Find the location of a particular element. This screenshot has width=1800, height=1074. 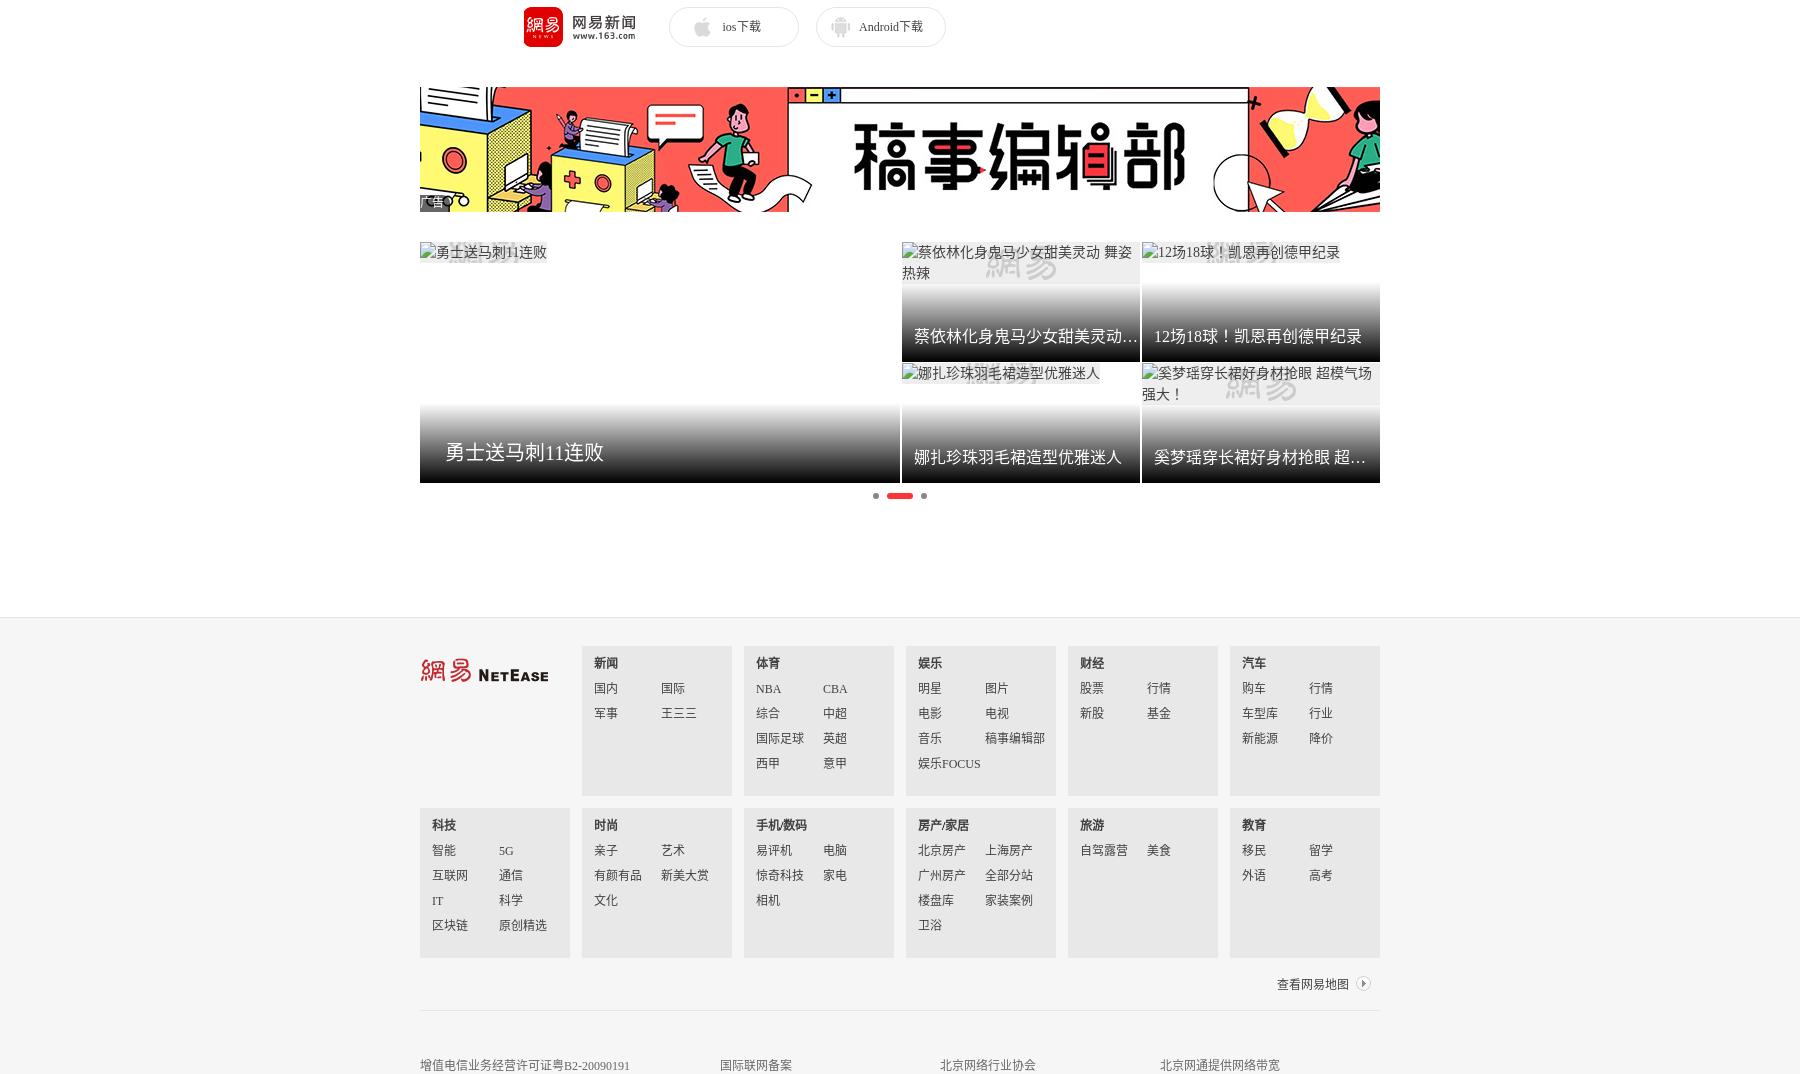

'网易公布2023年第二季度财报' is located at coordinates (849, 474).